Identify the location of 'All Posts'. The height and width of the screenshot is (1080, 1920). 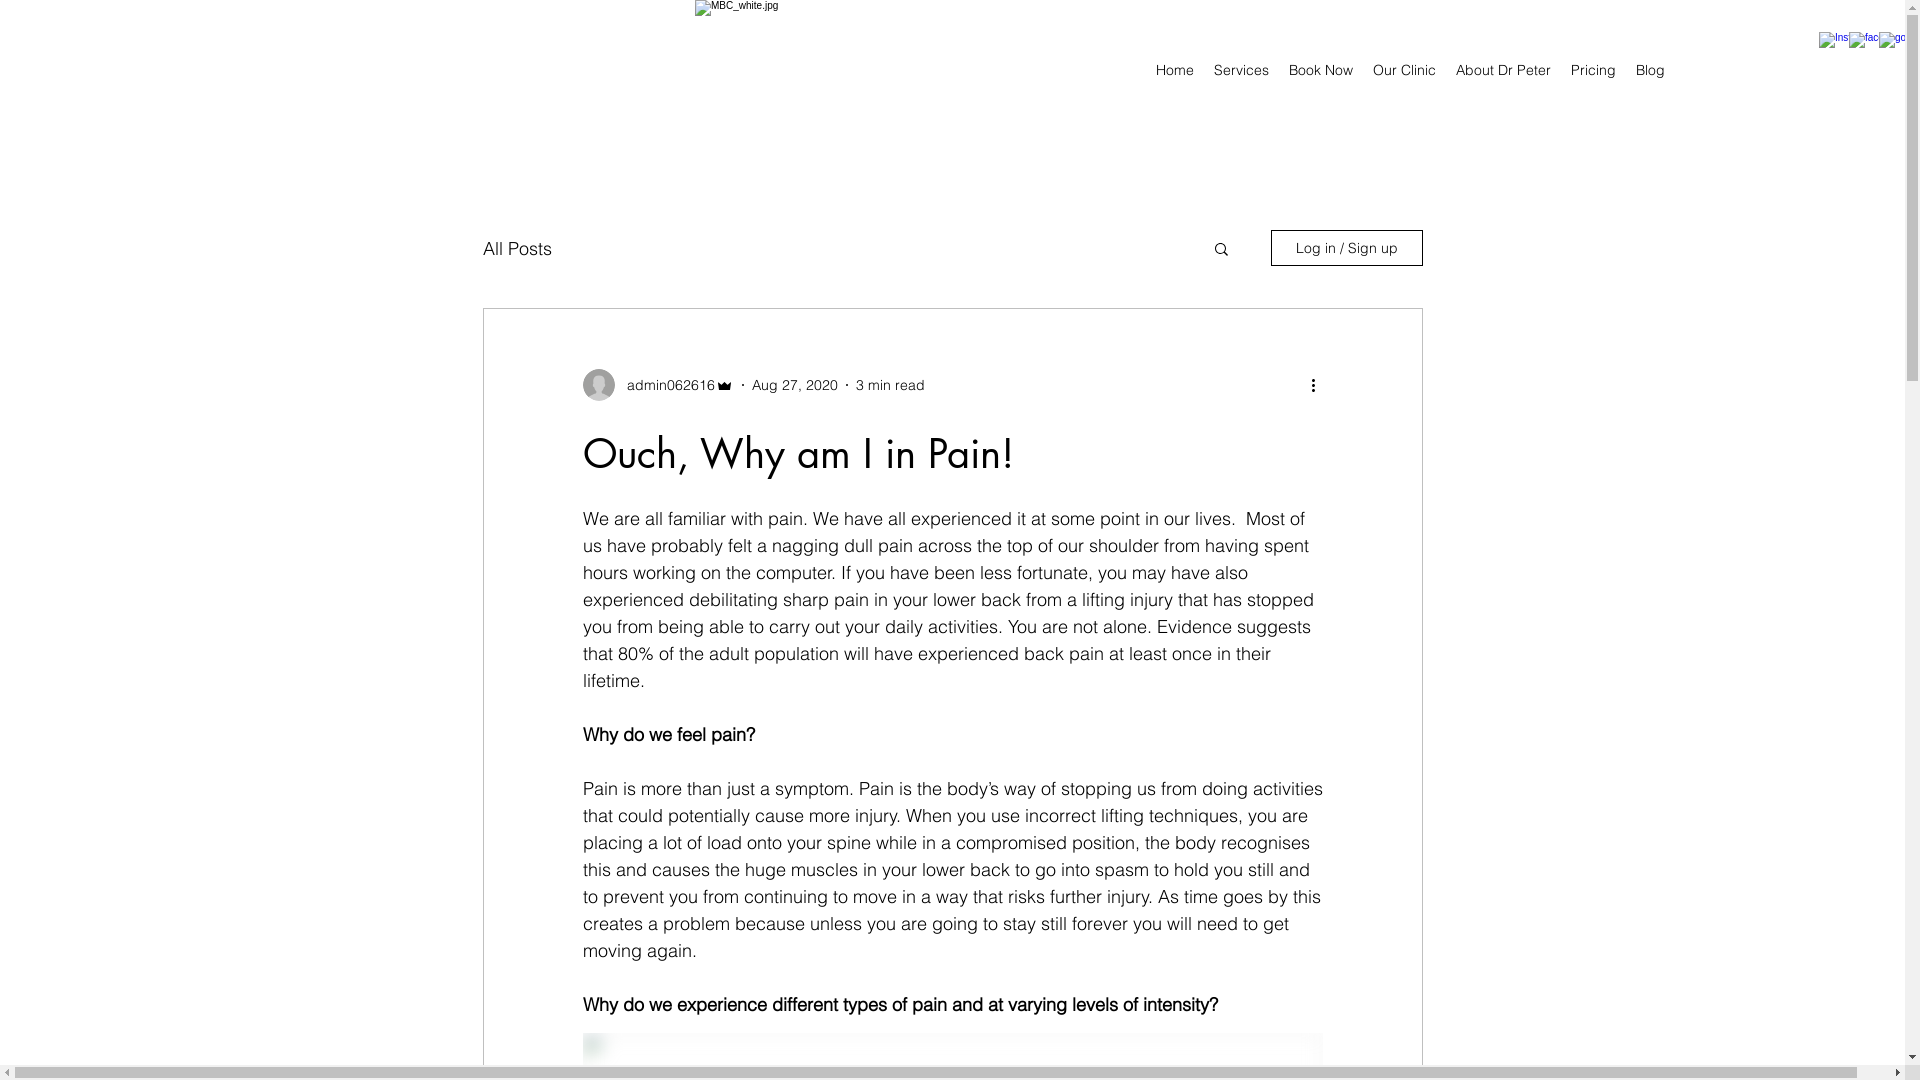
(516, 246).